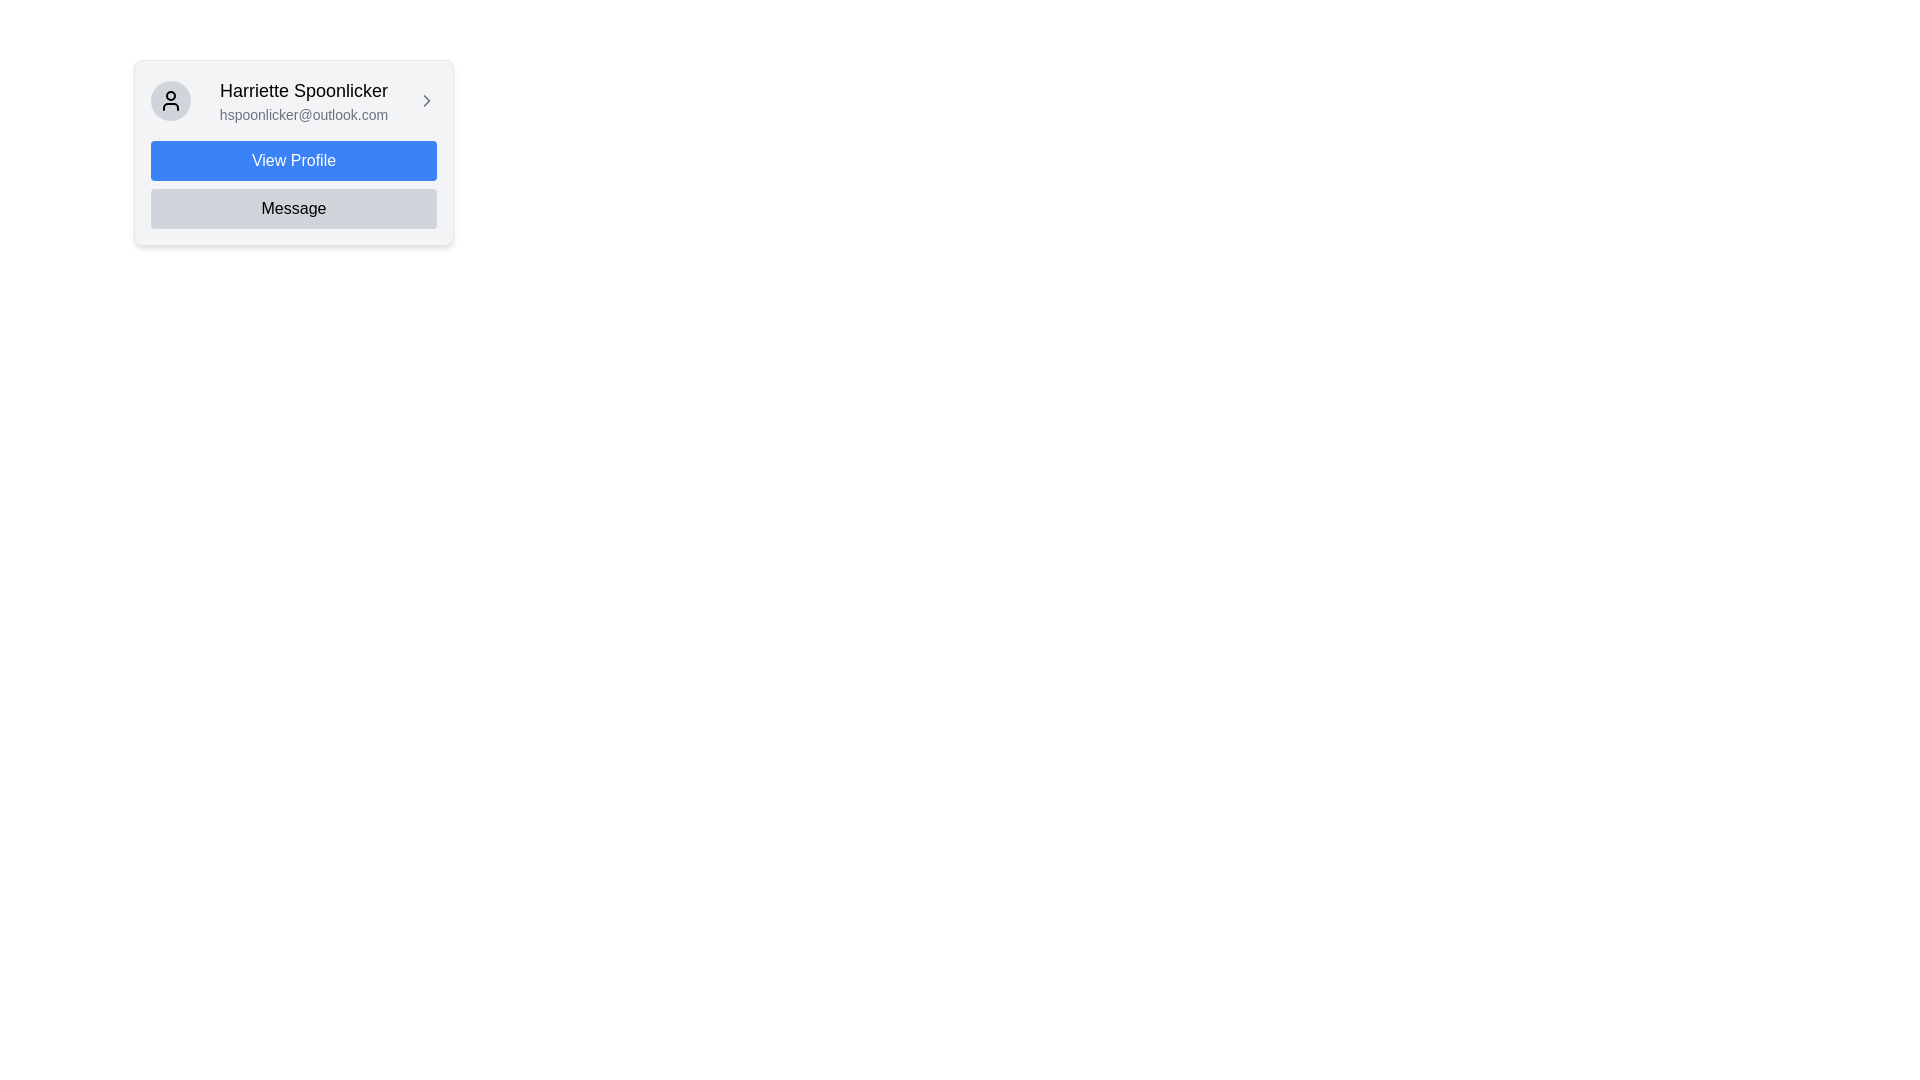  Describe the element at coordinates (292, 100) in the screenshot. I see `the Profile Information Section containing the avatar, name 'Harriette Spoonlicker', and email 'hspoonlicker@outlook.com'` at that location.